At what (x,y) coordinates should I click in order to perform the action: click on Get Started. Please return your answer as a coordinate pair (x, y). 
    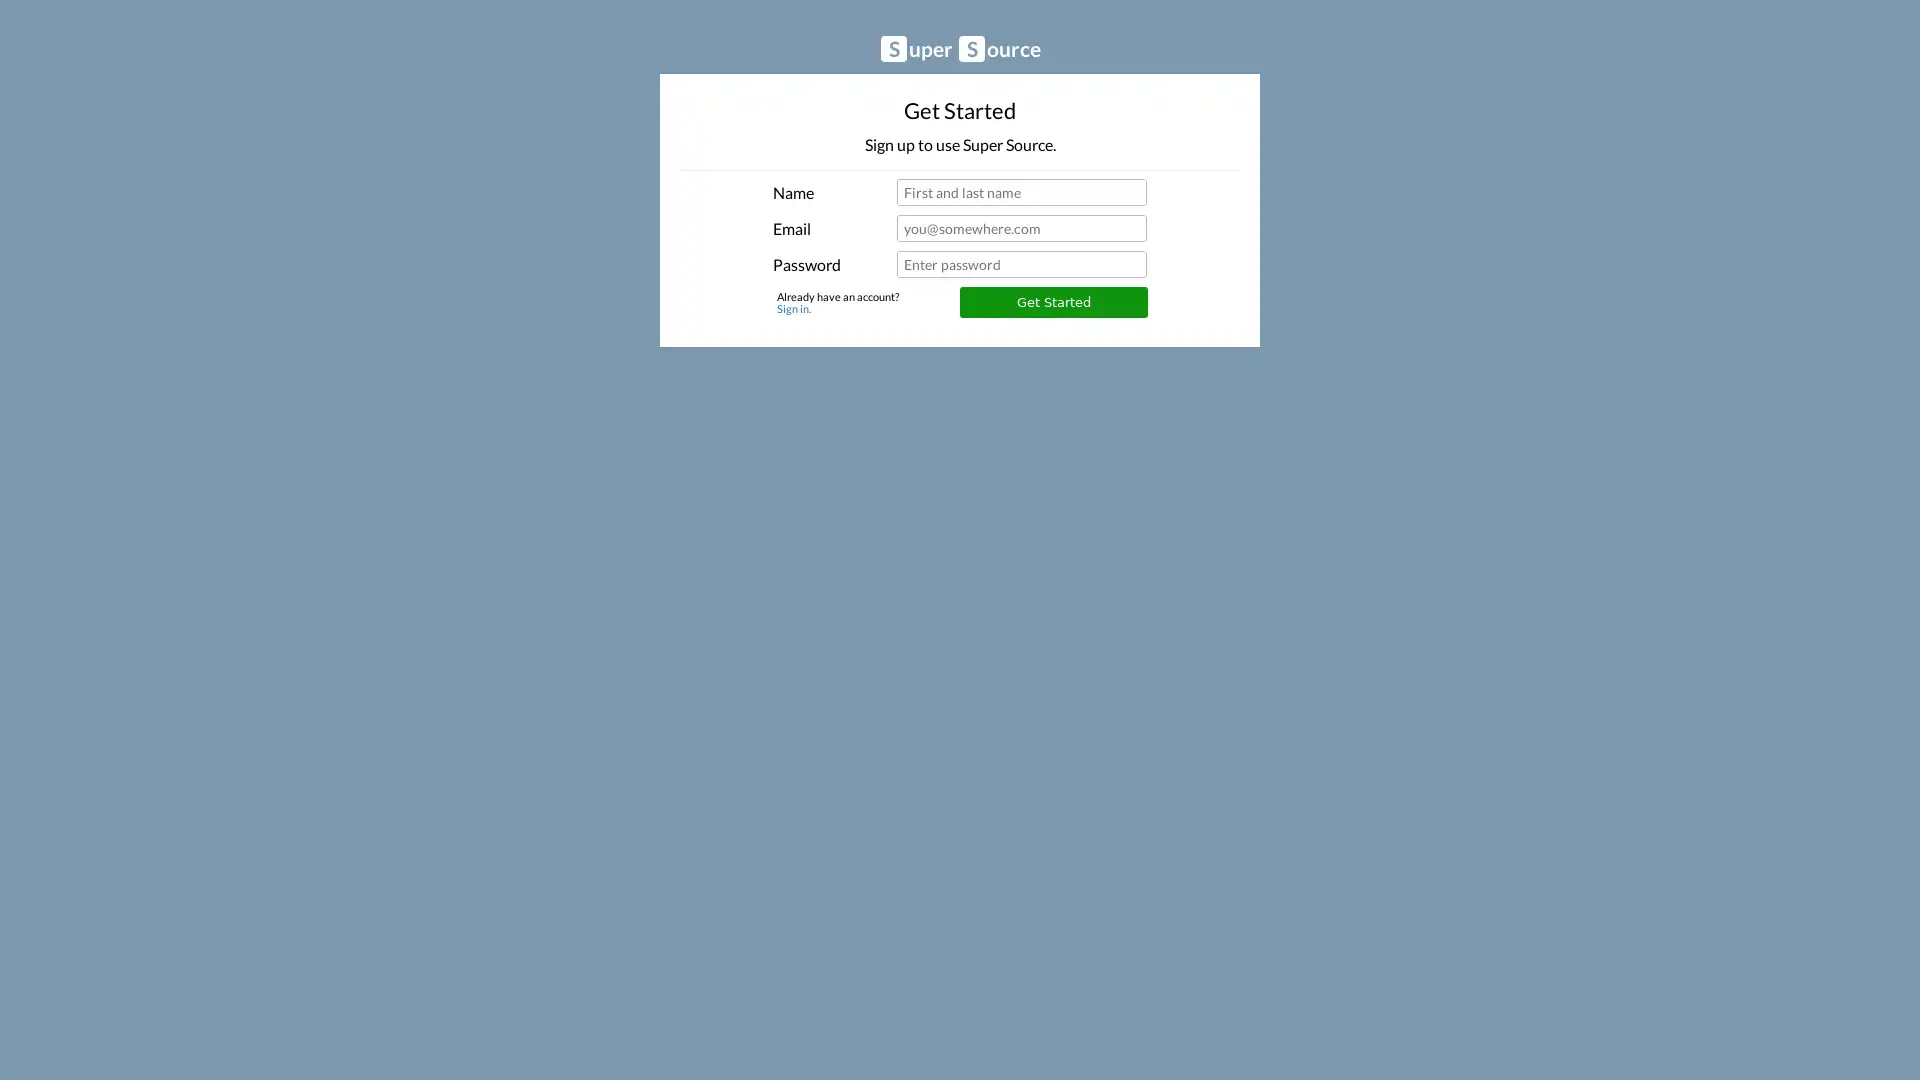
    Looking at the image, I should click on (1052, 301).